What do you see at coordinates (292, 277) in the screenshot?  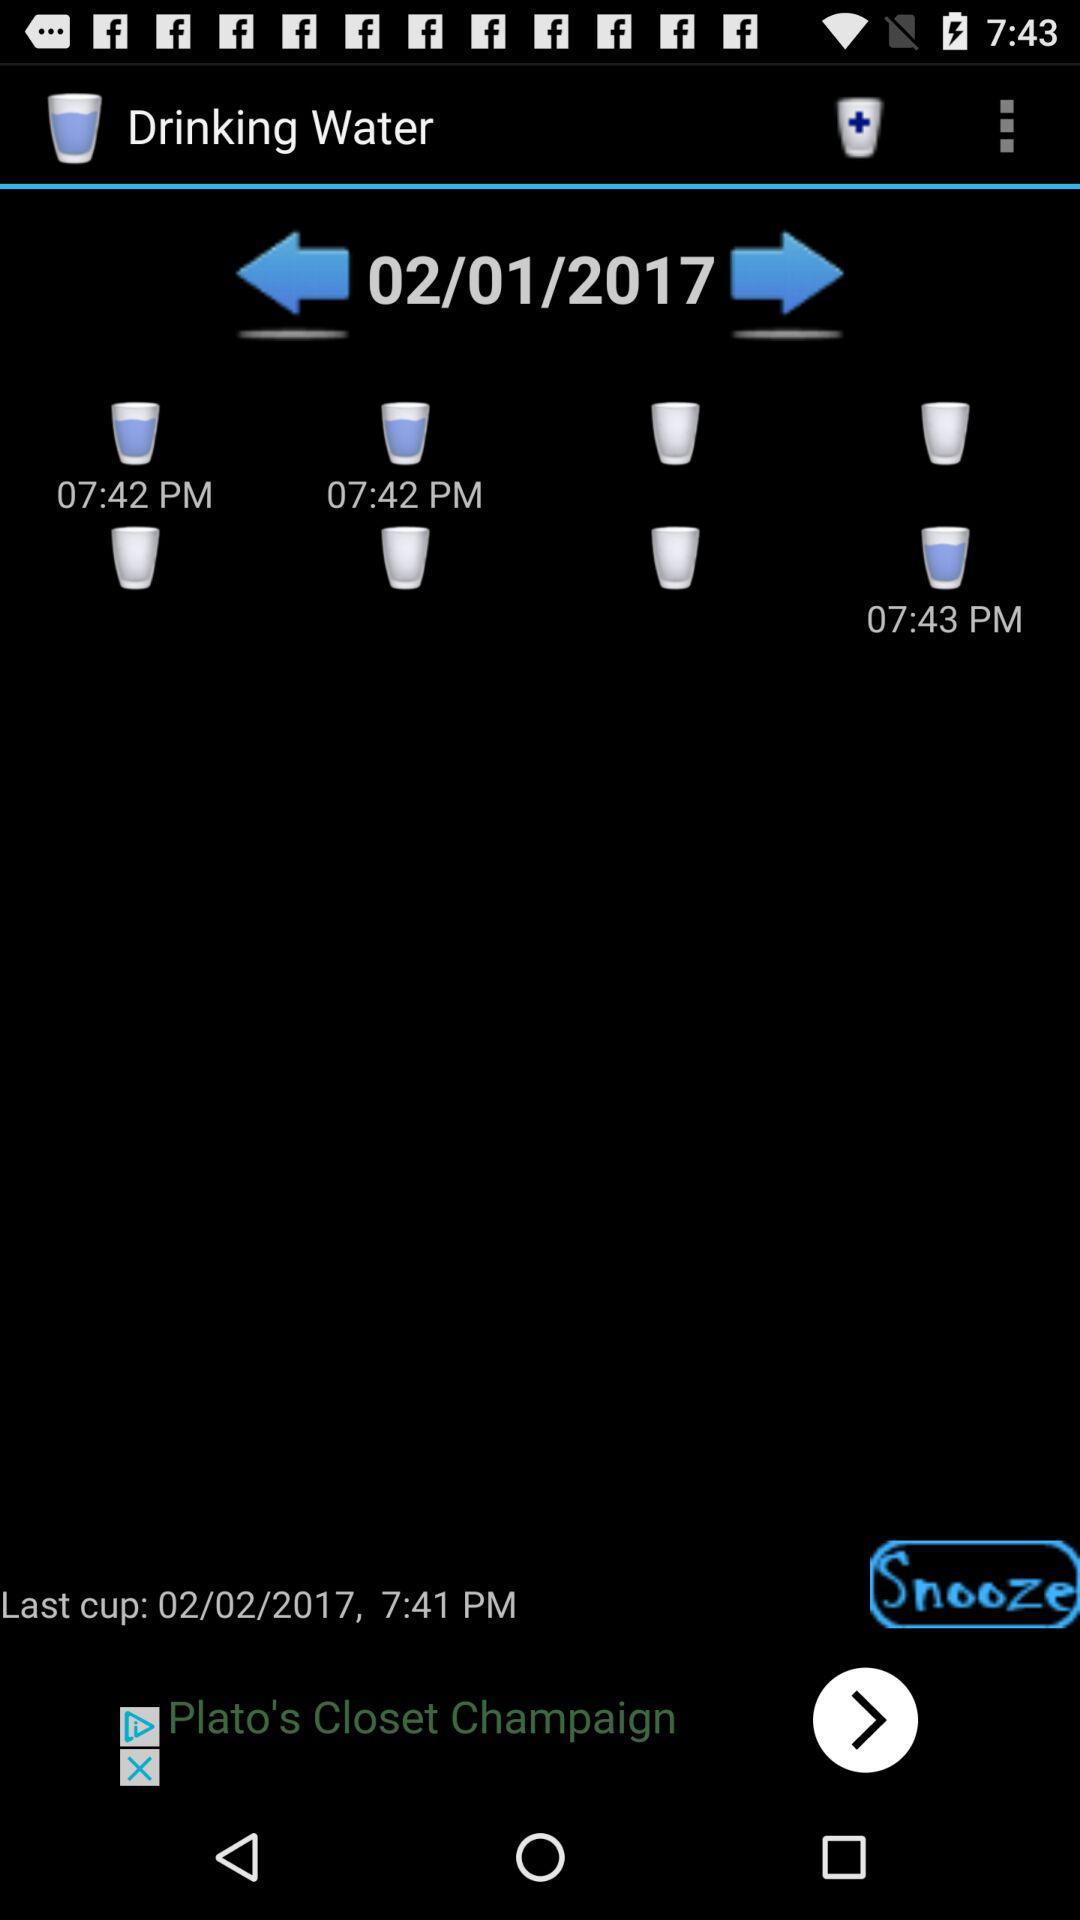 I see `backward` at bounding box center [292, 277].